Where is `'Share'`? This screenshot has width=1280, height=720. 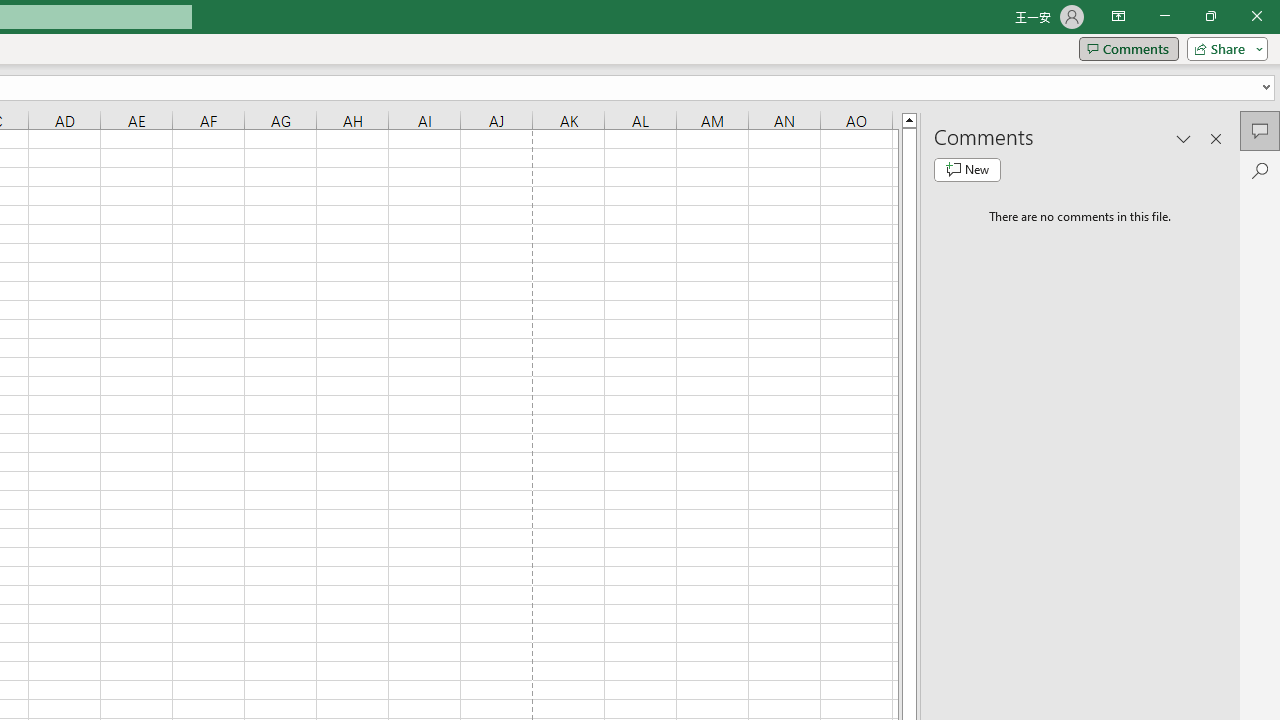 'Share' is located at coordinates (1222, 47).